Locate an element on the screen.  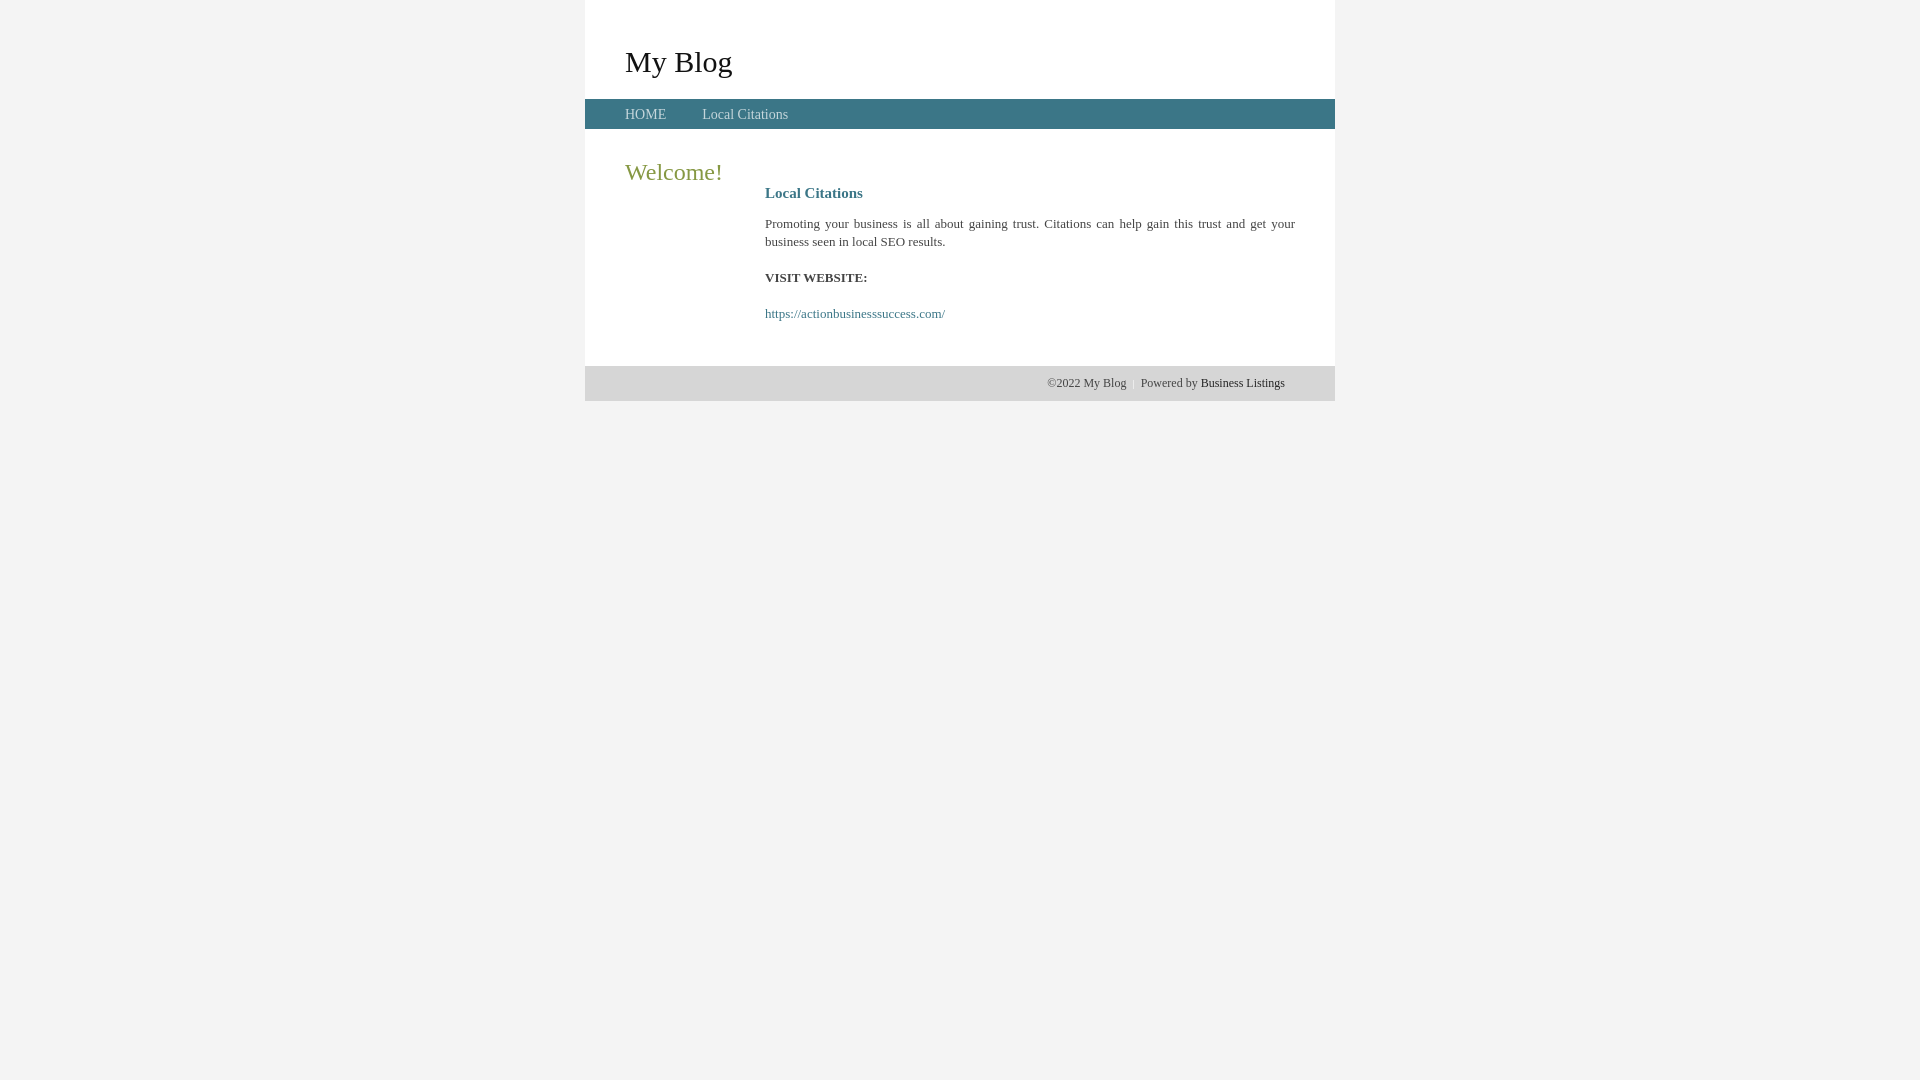
'Local Citations' is located at coordinates (701, 114).